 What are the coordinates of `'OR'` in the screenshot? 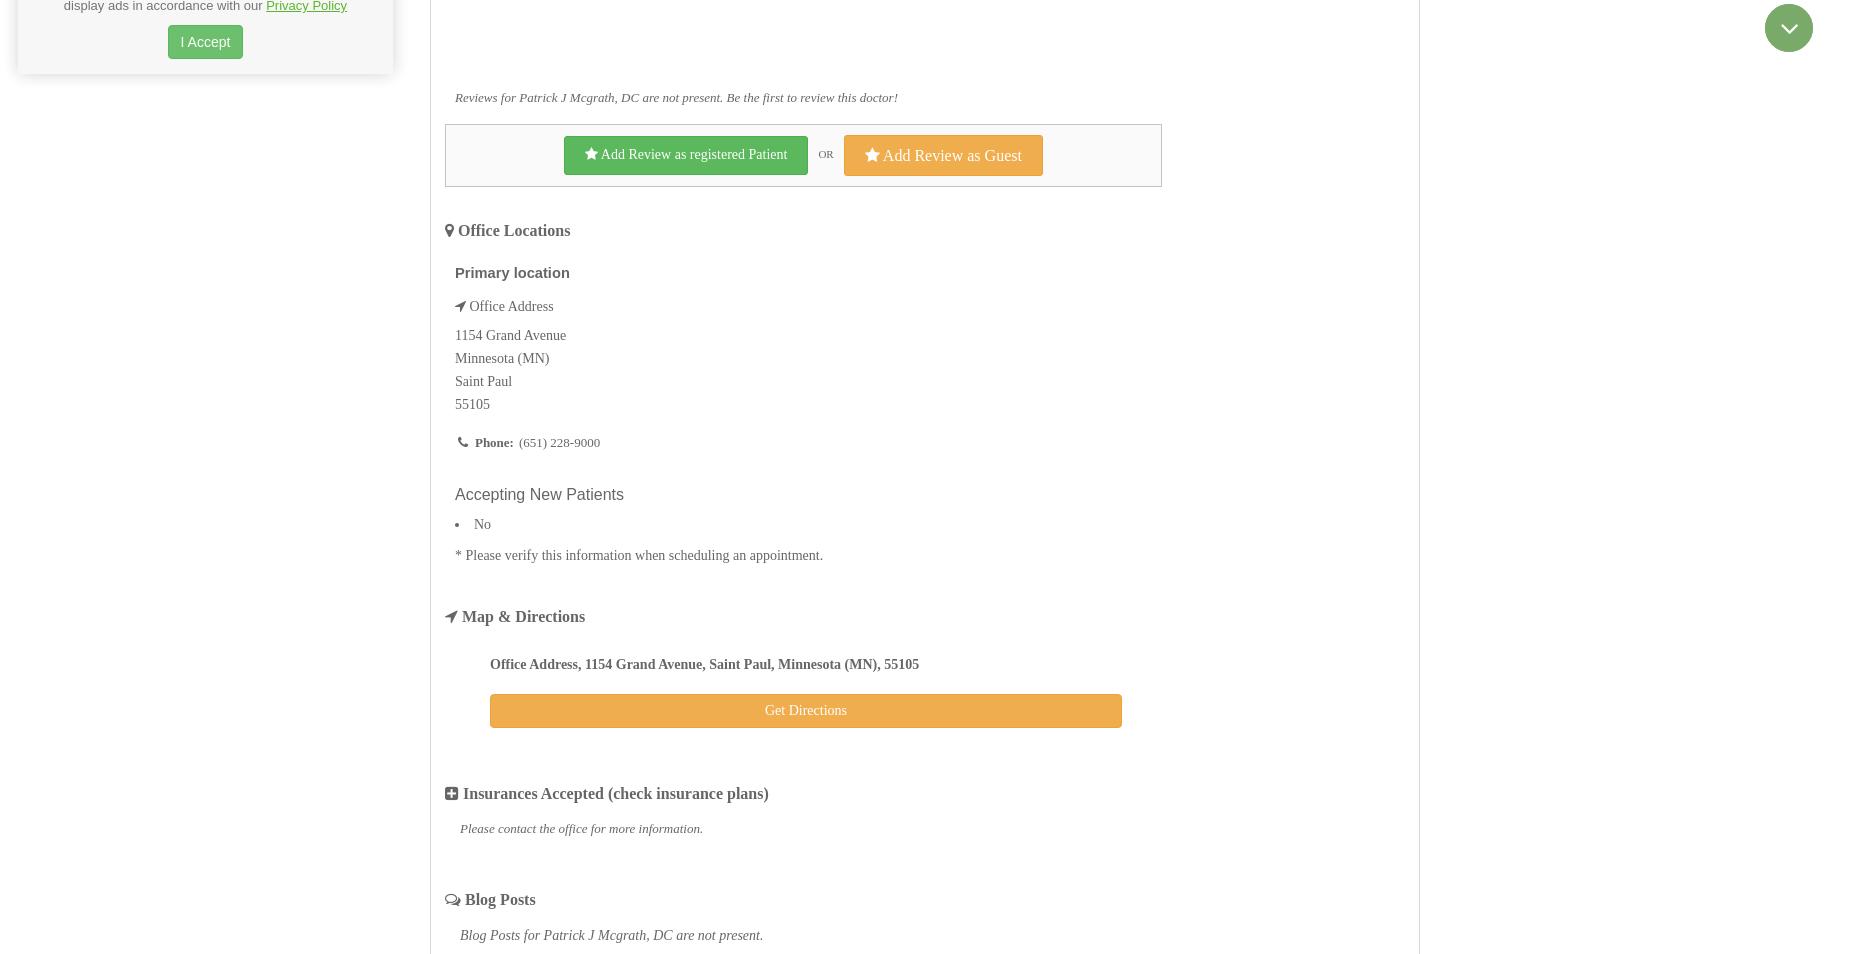 It's located at (818, 152).